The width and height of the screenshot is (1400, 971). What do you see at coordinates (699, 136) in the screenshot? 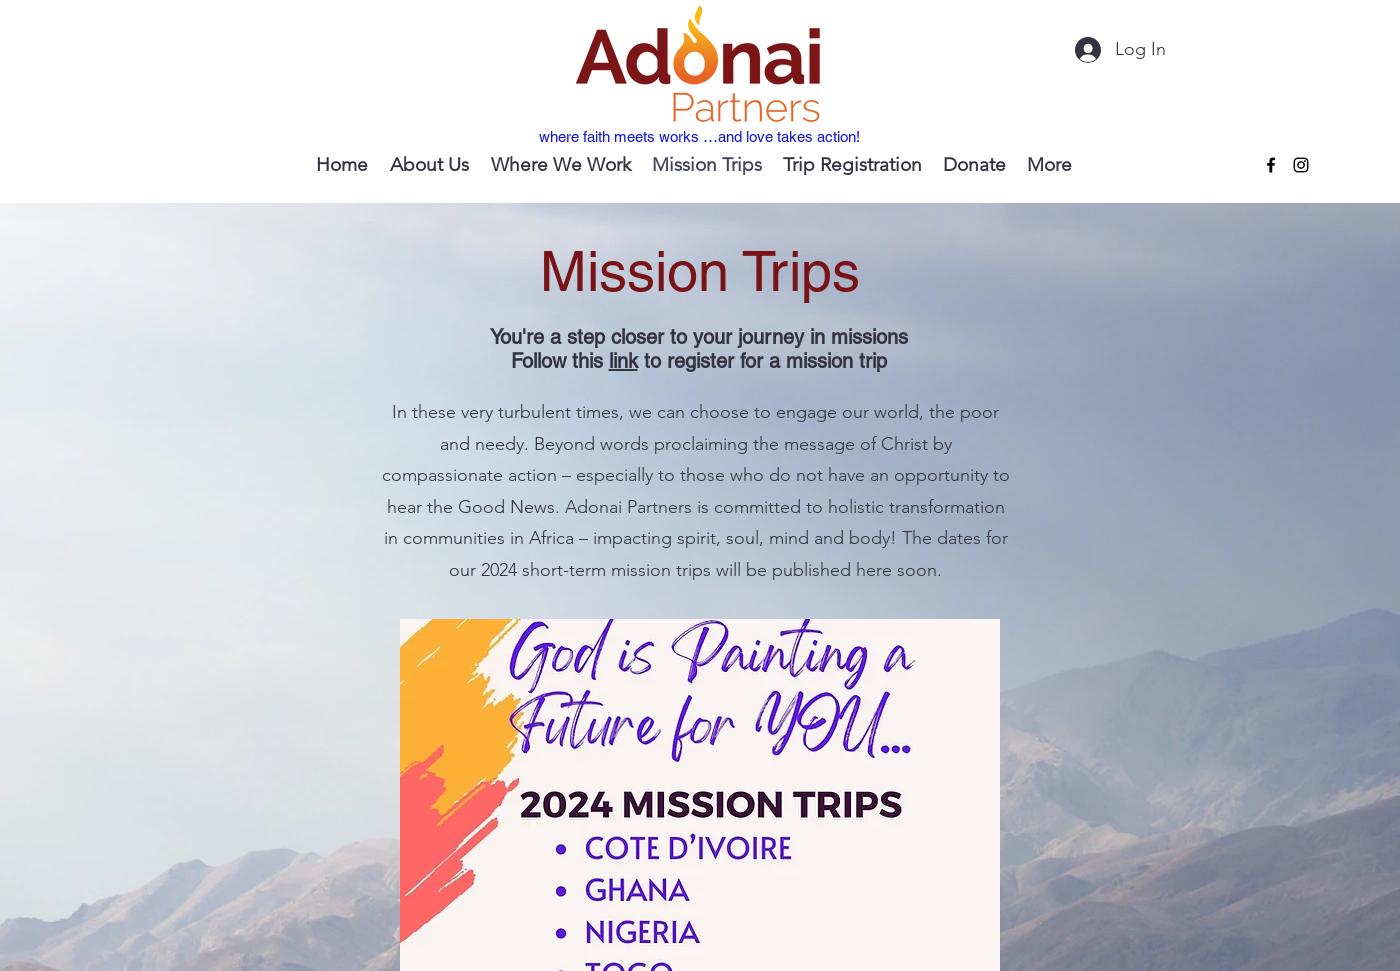
I see `'where faith meets works …and love takes action!'` at bounding box center [699, 136].